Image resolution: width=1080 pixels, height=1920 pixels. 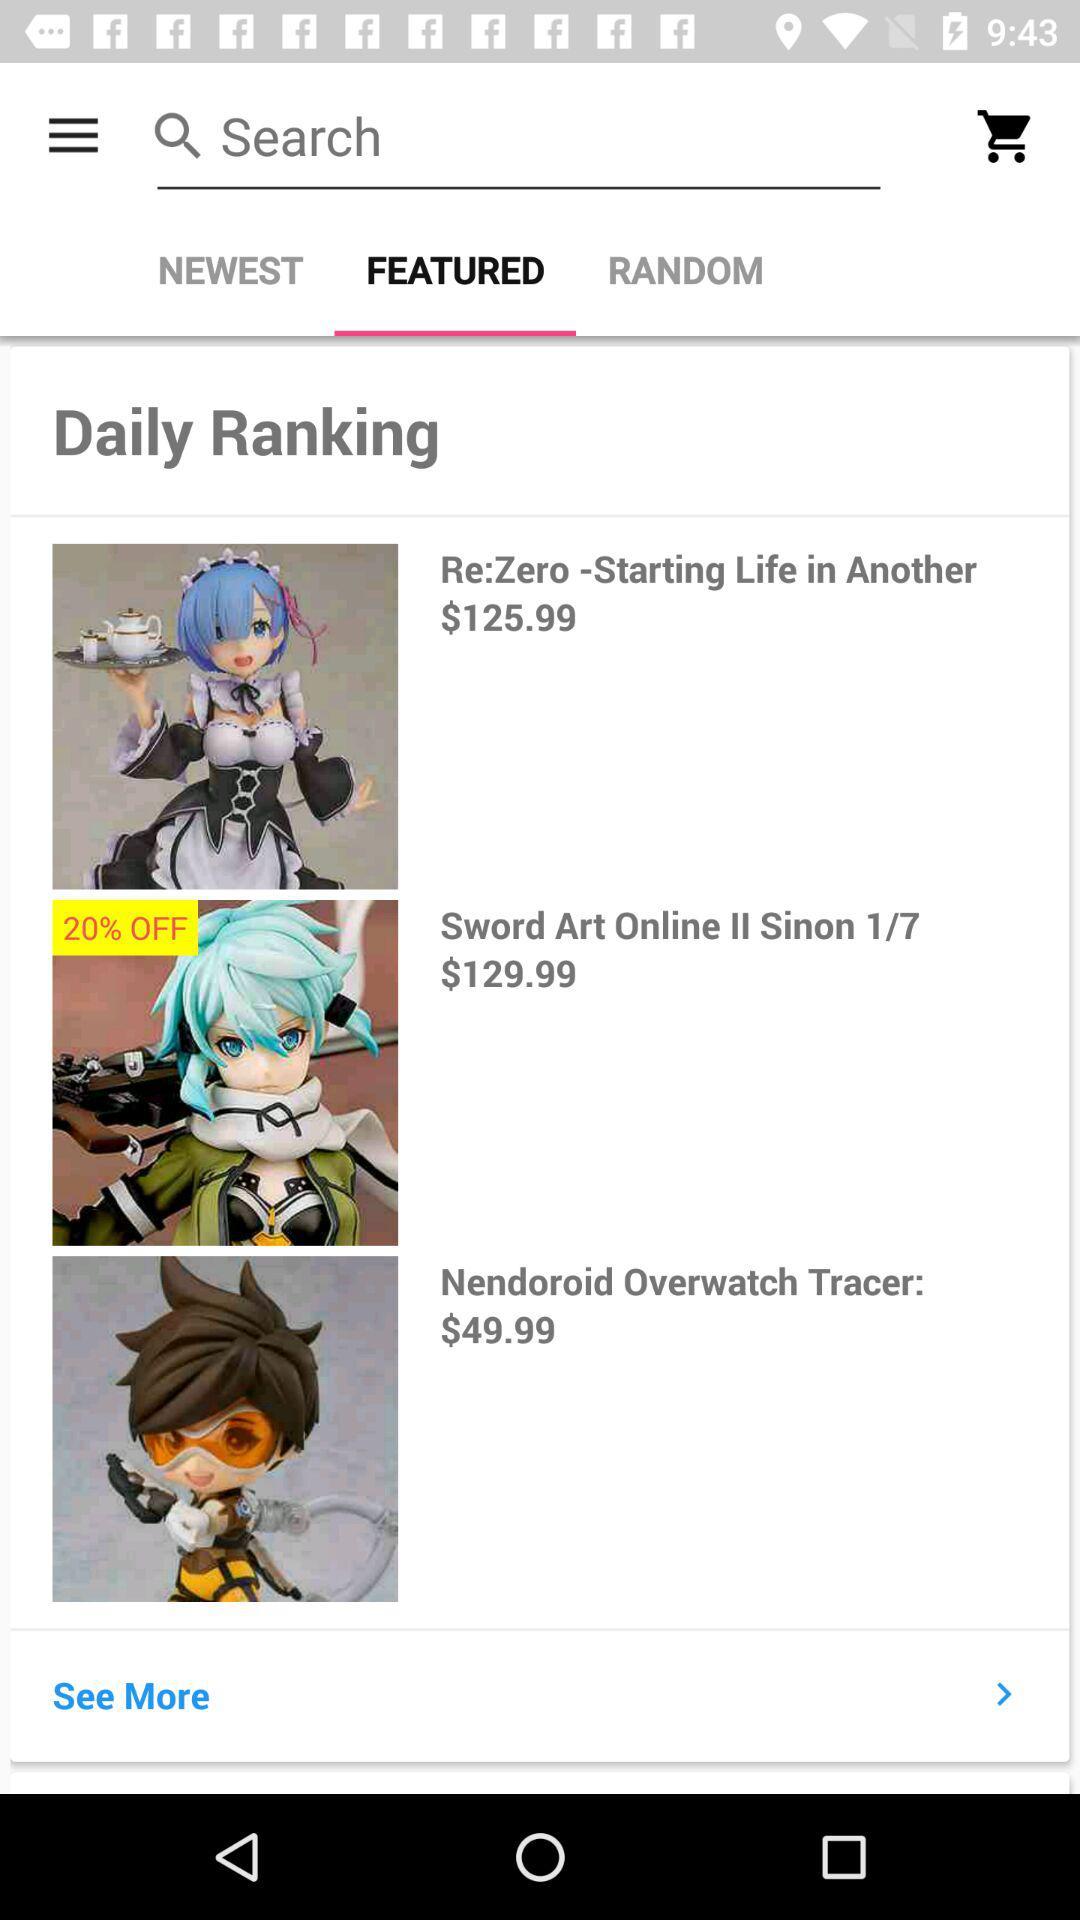 What do you see at coordinates (518, 135) in the screenshot?
I see `search` at bounding box center [518, 135].